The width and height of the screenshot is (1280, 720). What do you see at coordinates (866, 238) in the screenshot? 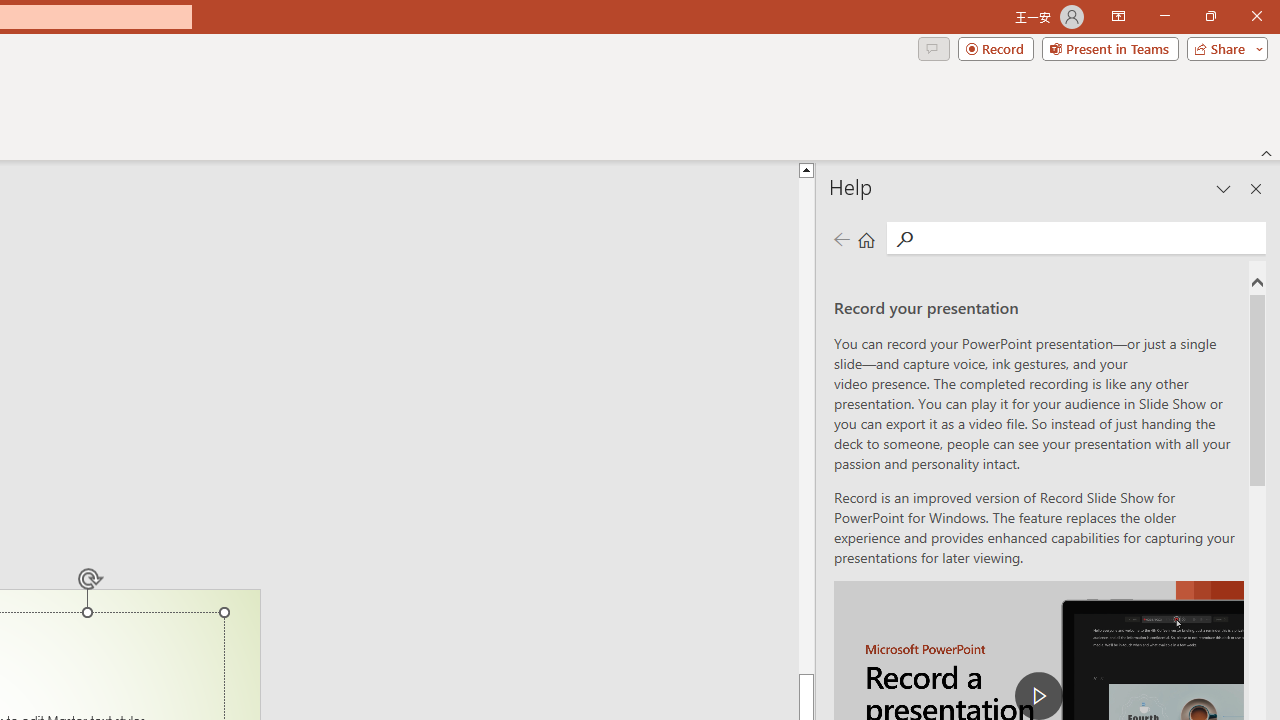
I see `'Home'` at bounding box center [866, 238].